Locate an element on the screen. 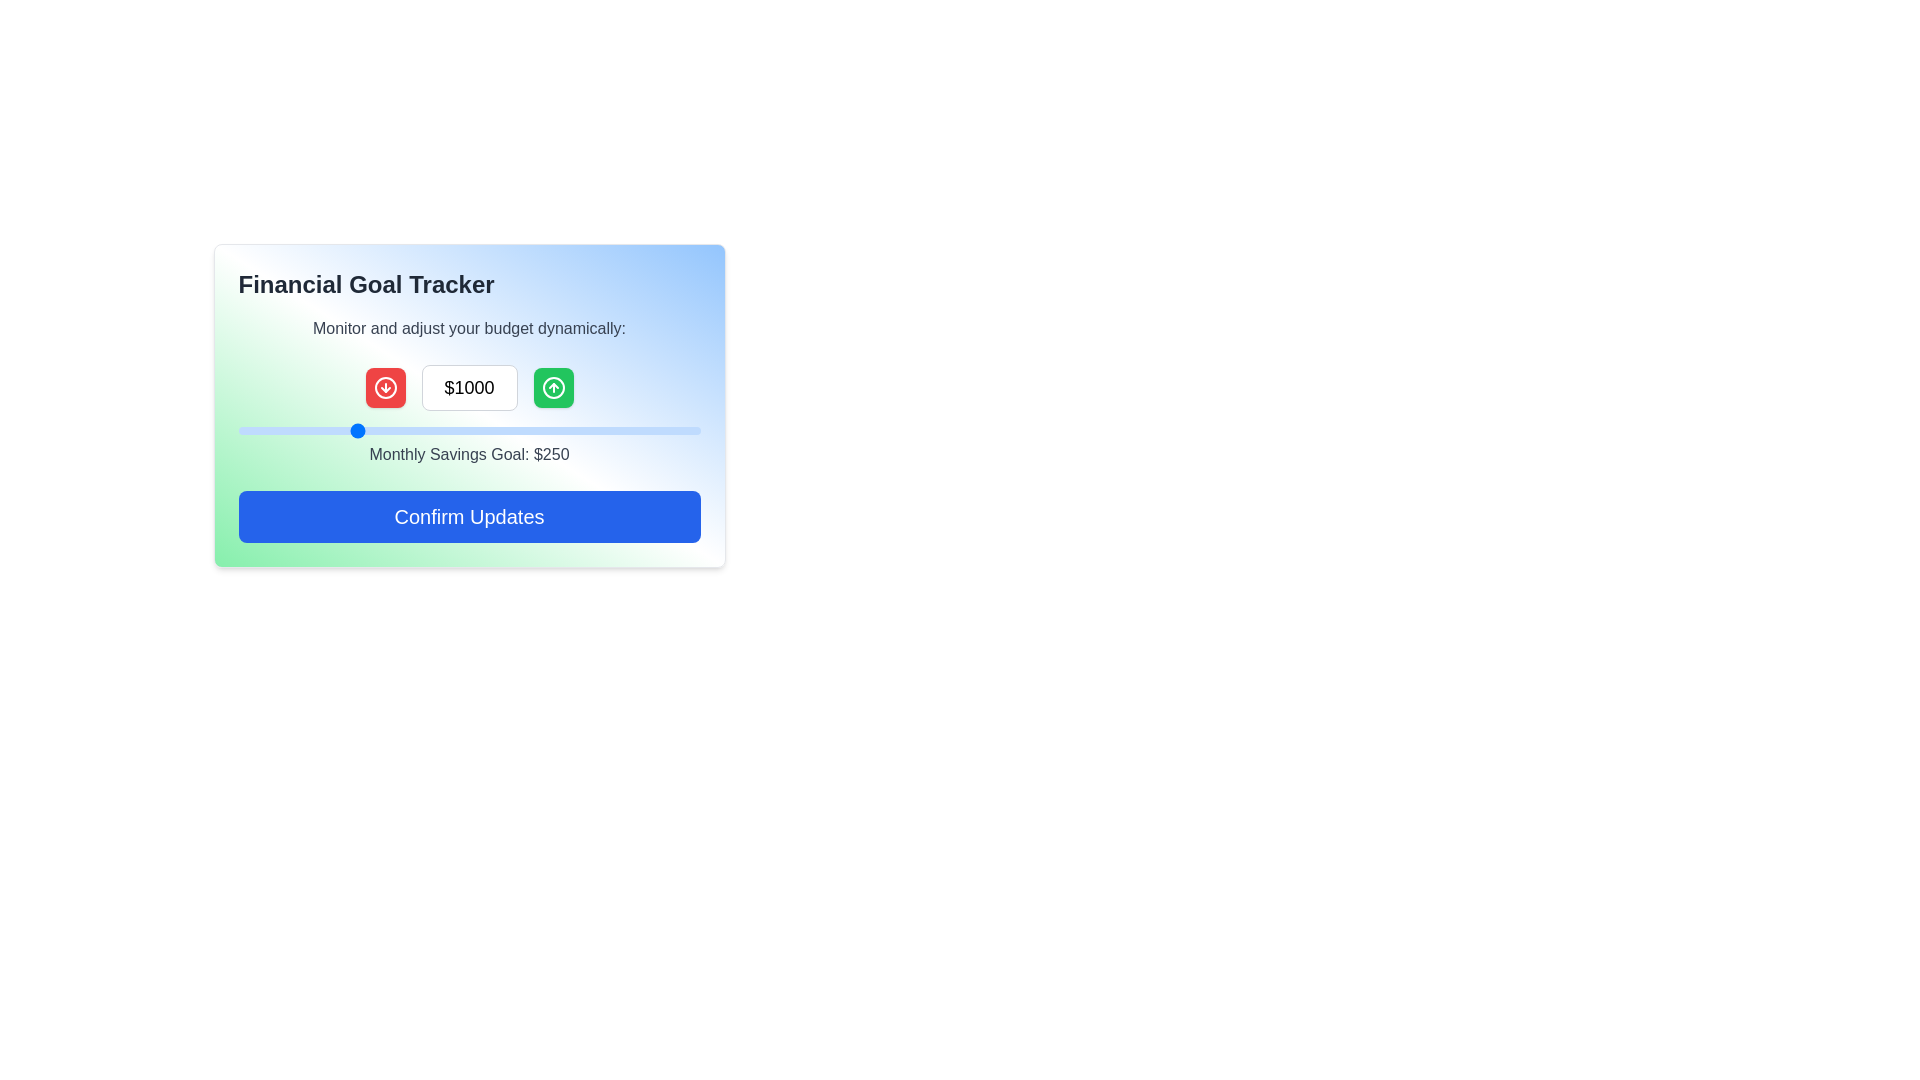 The width and height of the screenshot is (1920, 1080). the monthly savings goal is located at coordinates (274, 430).